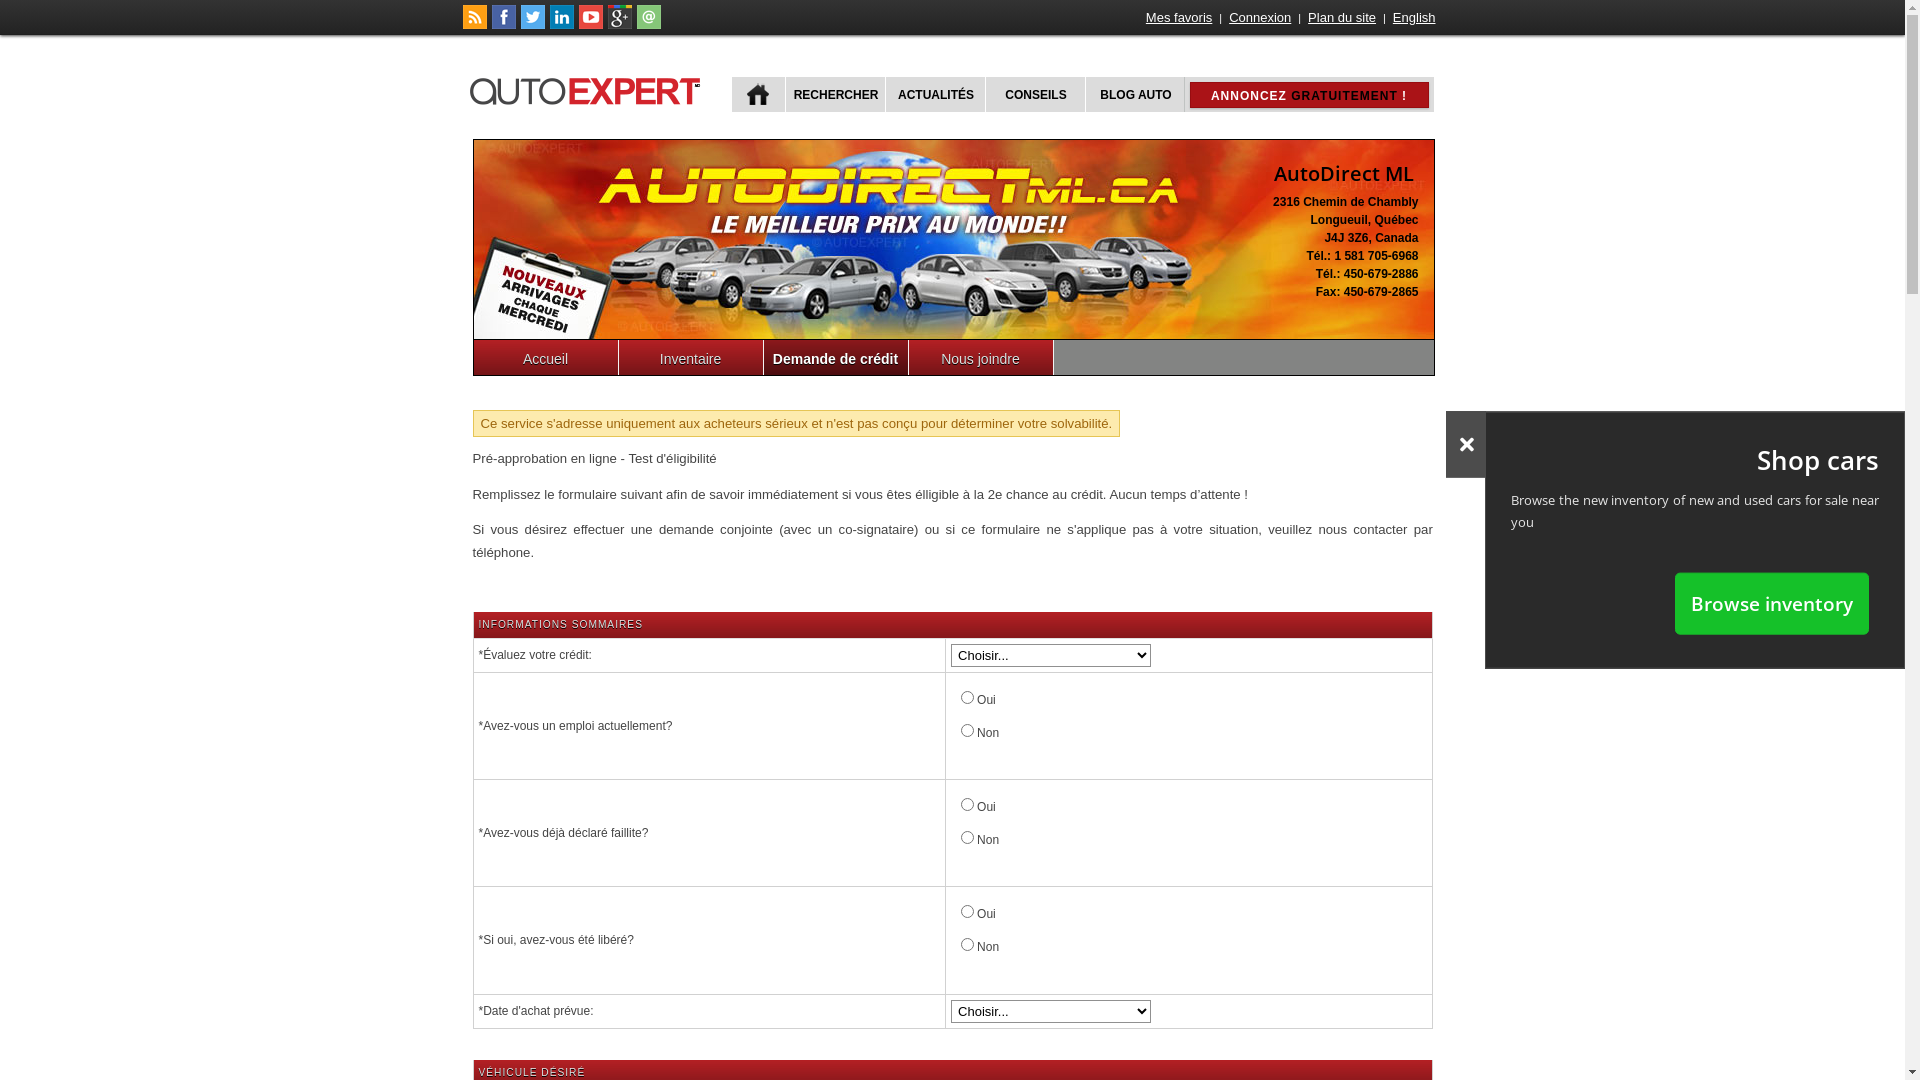 This screenshot has height=1080, width=1920. What do you see at coordinates (589, 24) in the screenshot?
I see `'Suivez autoExpert.ca sur Youtube'` at bounding box center [589, 24].